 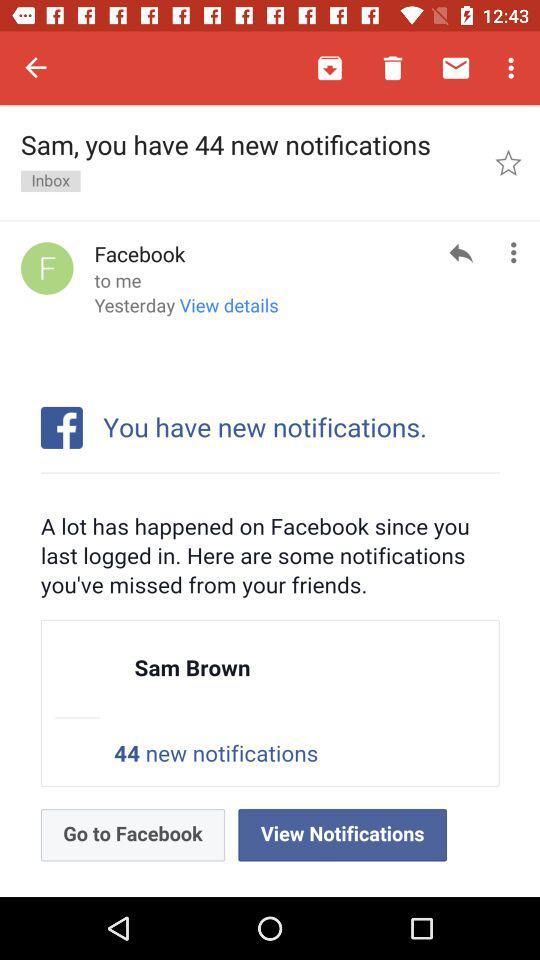 What do you see at coordinates (47, 267) in the screenshot?
I see `the item to the left of the facebook item` at bounding box center [47, 267].